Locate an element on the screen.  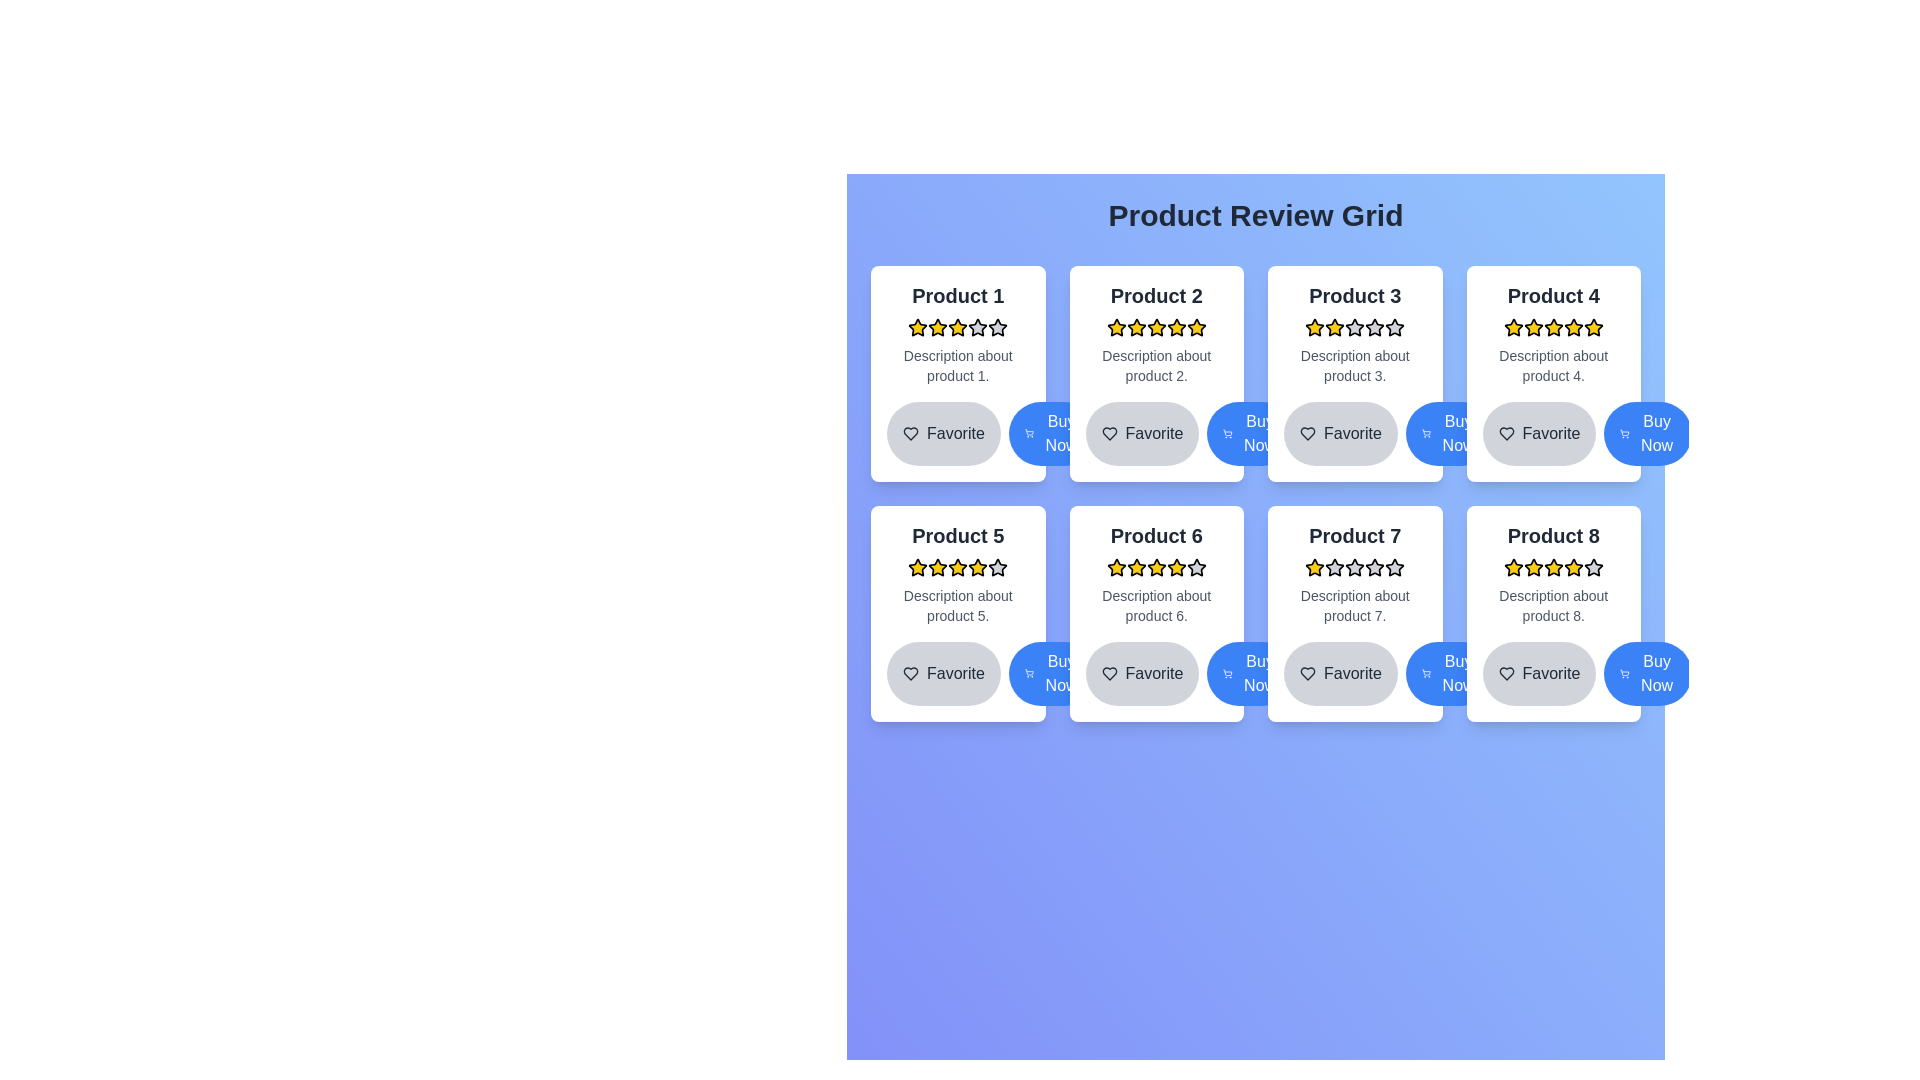
the fifth star in the rating system for 'Product 4' is located at coordinates (1592, 326).